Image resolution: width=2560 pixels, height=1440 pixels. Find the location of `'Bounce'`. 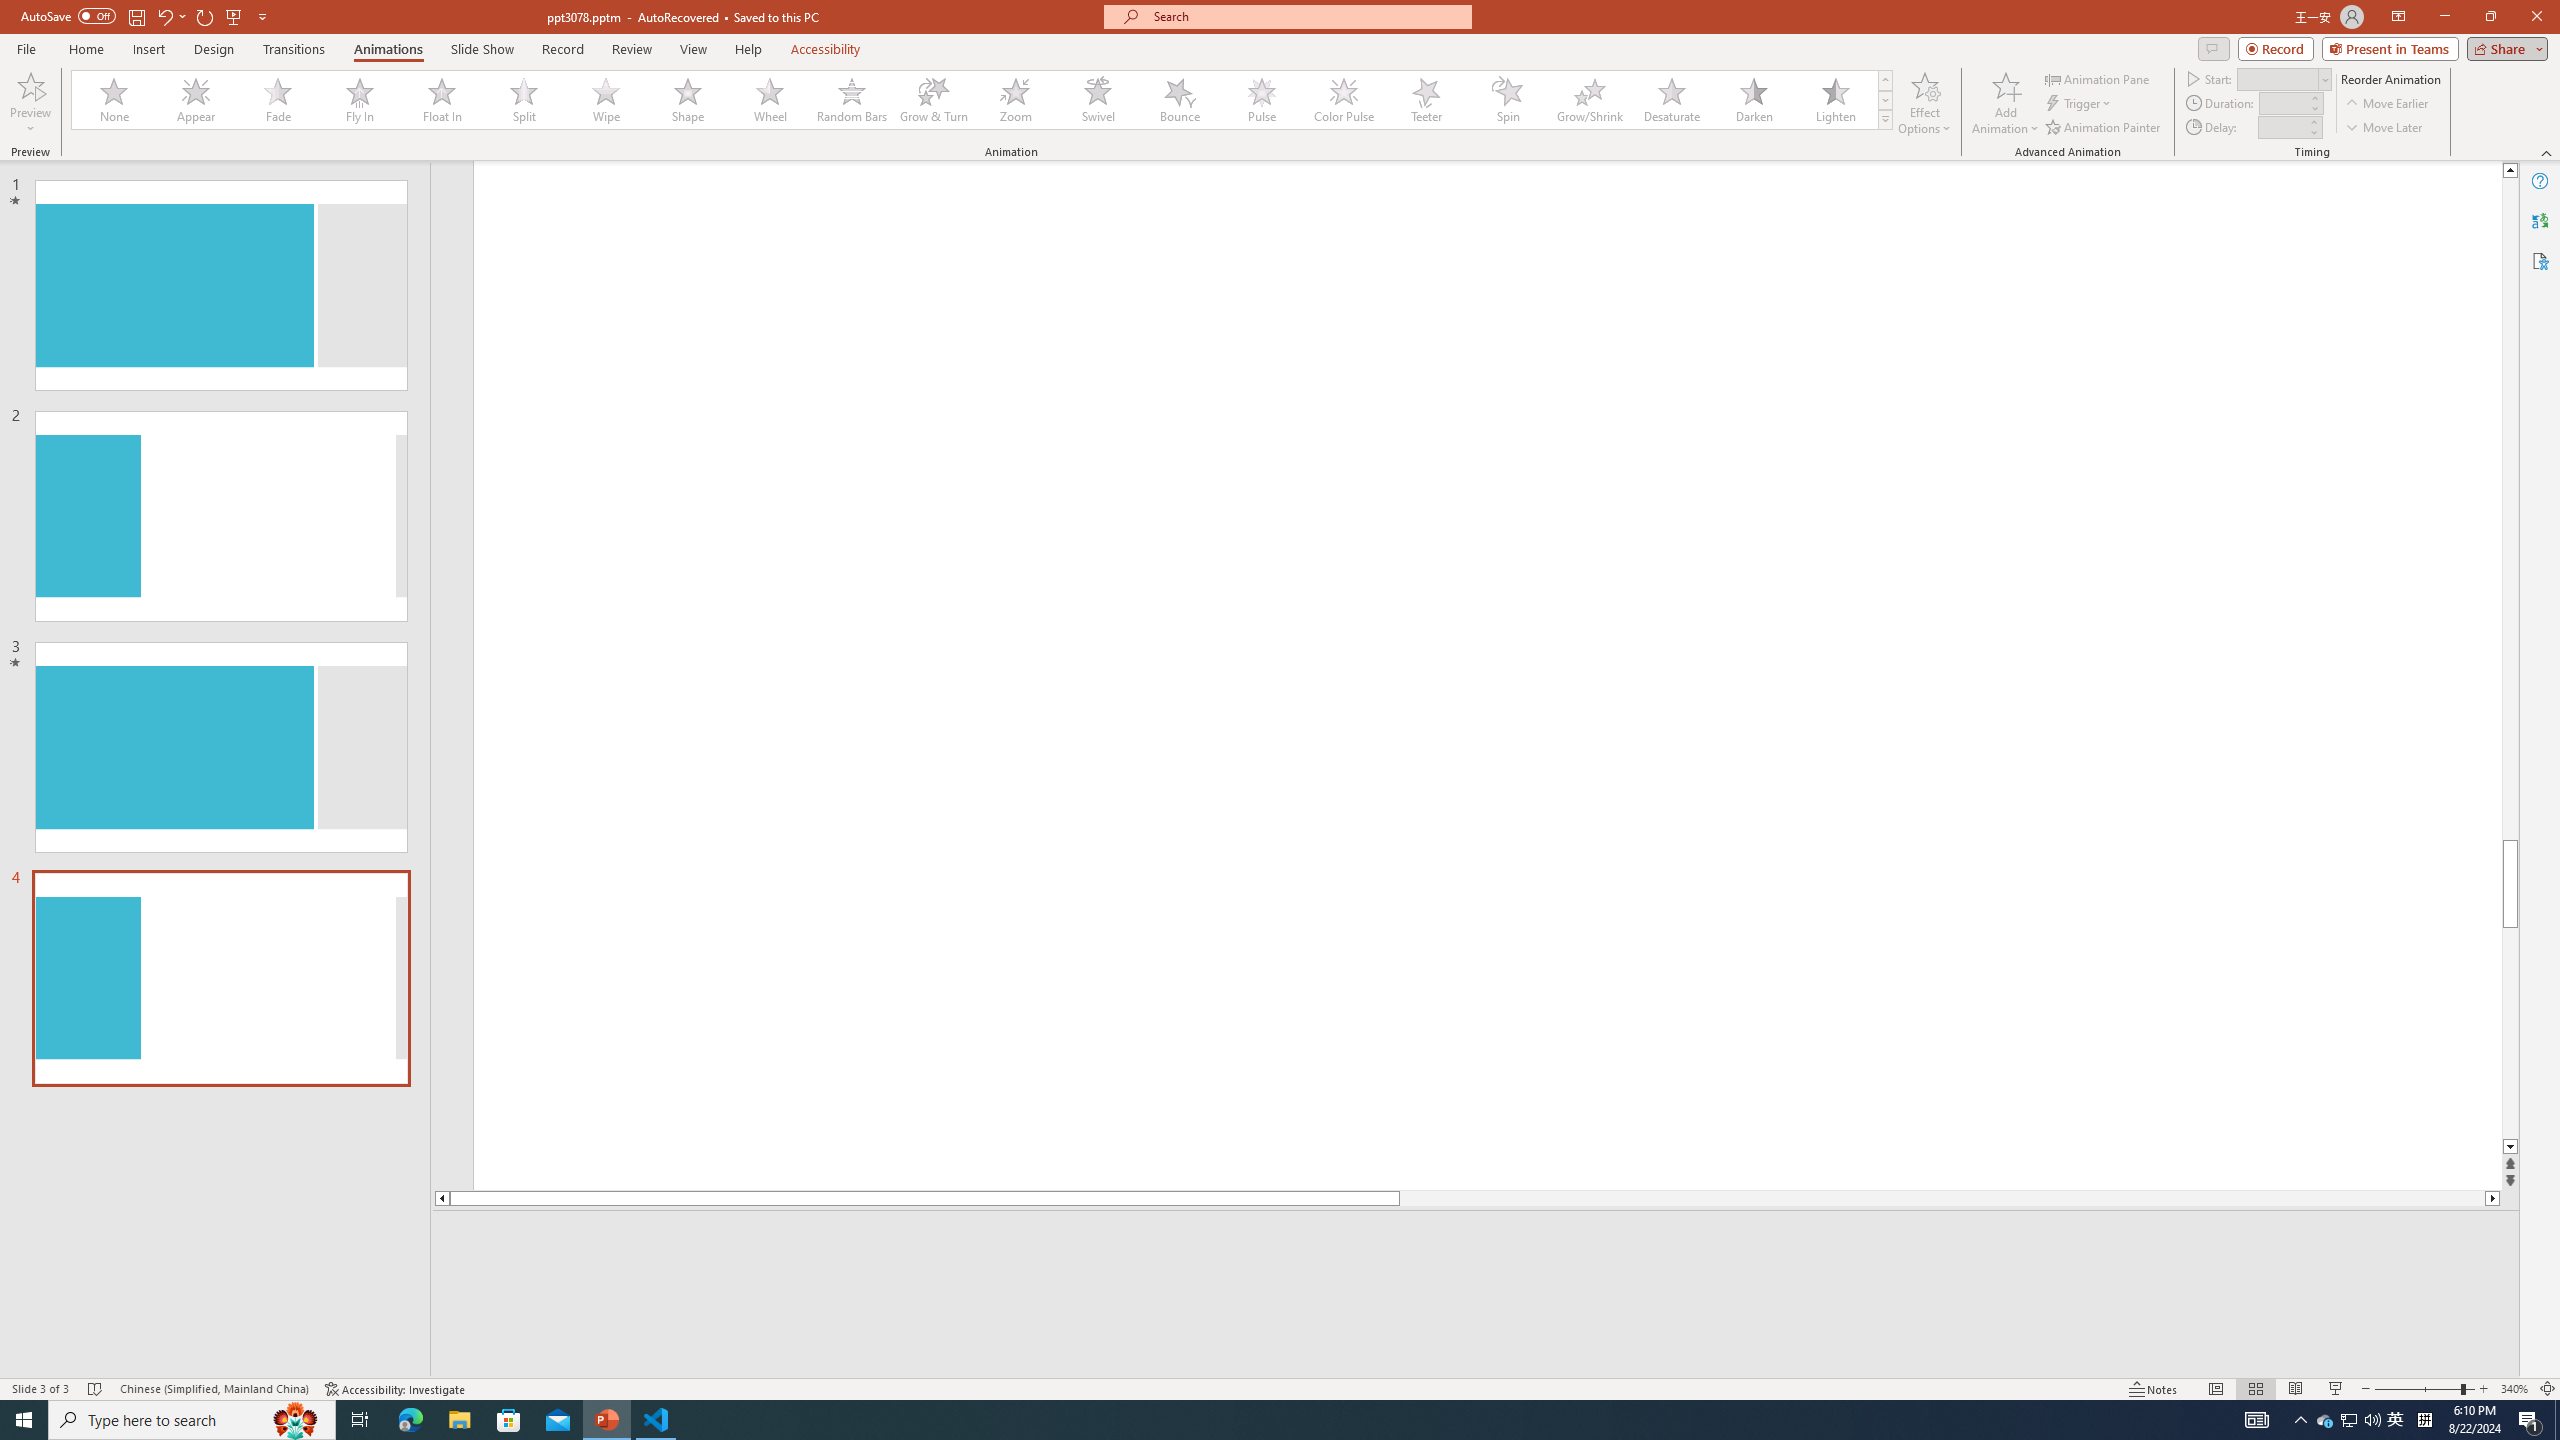

'Bounce' is located at coordinates (1179, 99).